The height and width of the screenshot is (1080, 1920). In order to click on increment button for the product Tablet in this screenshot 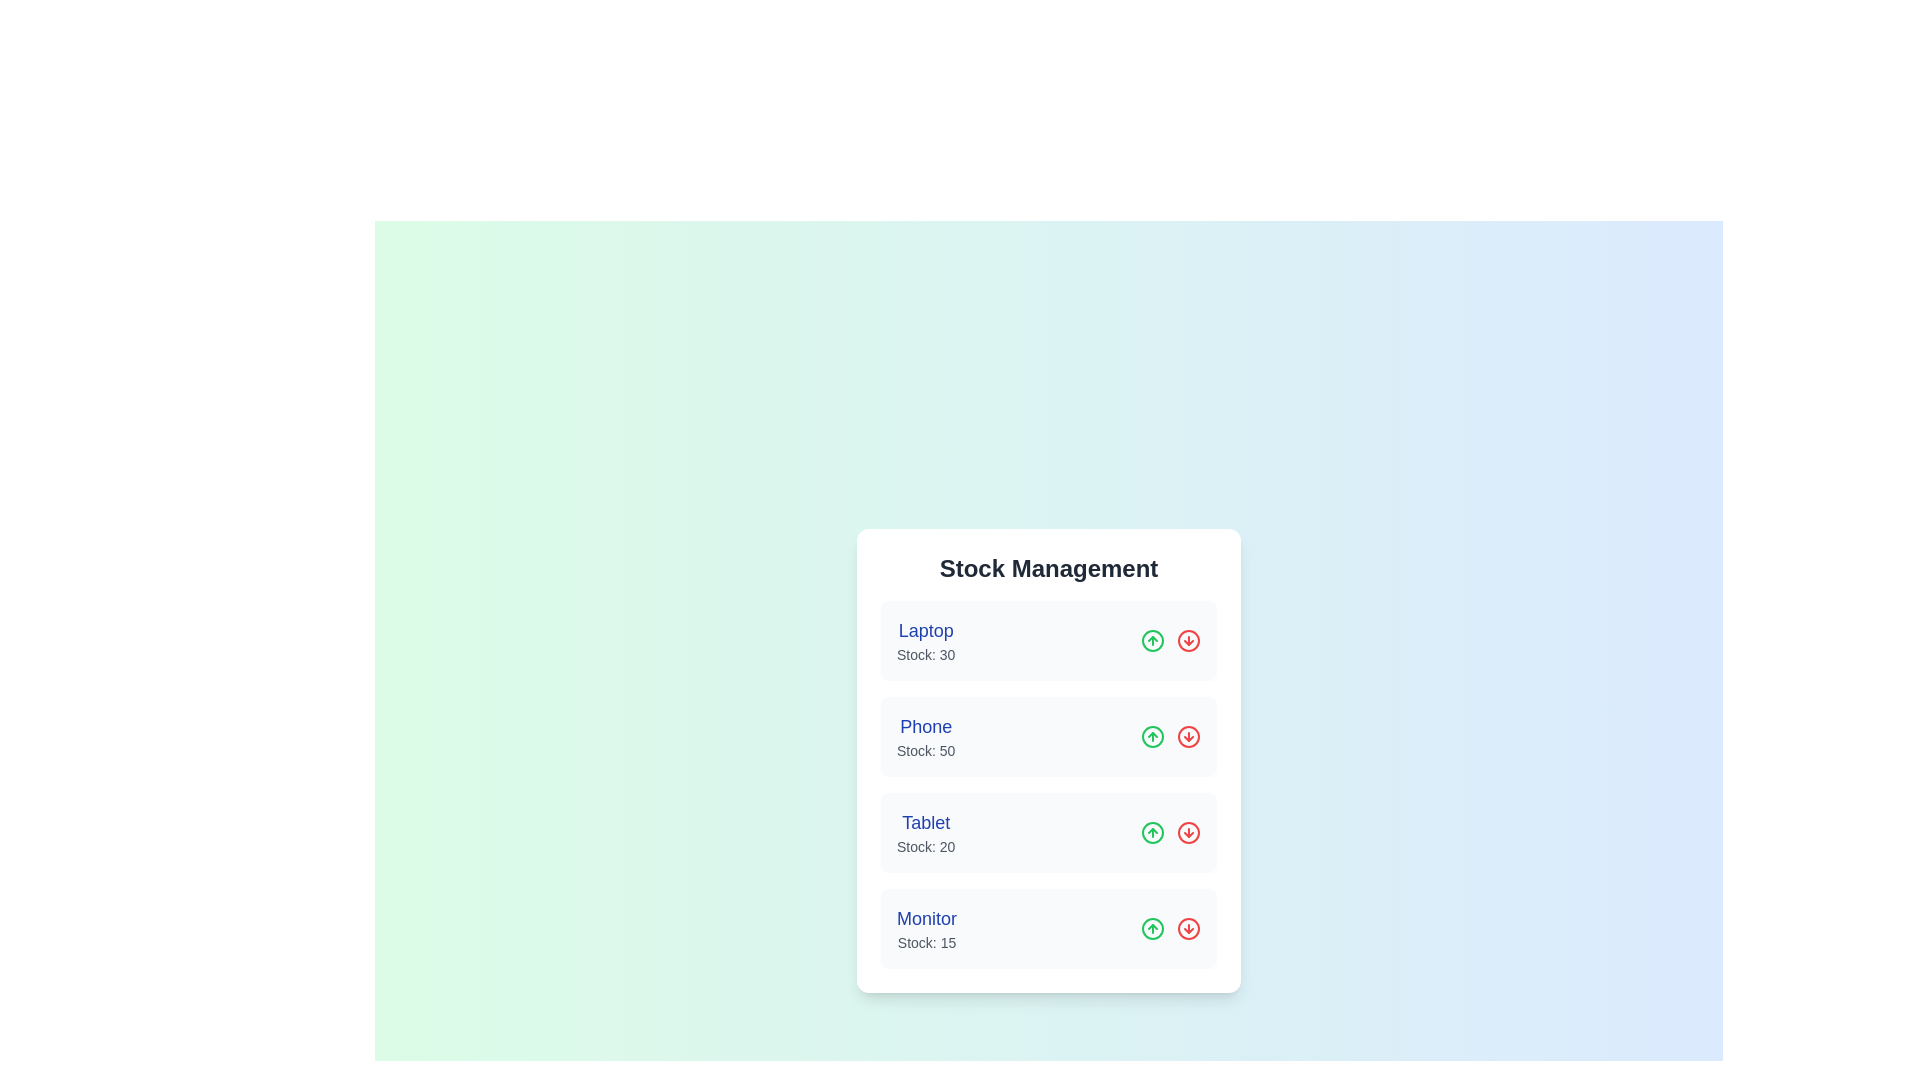, I will do `click(1152, 833)`.